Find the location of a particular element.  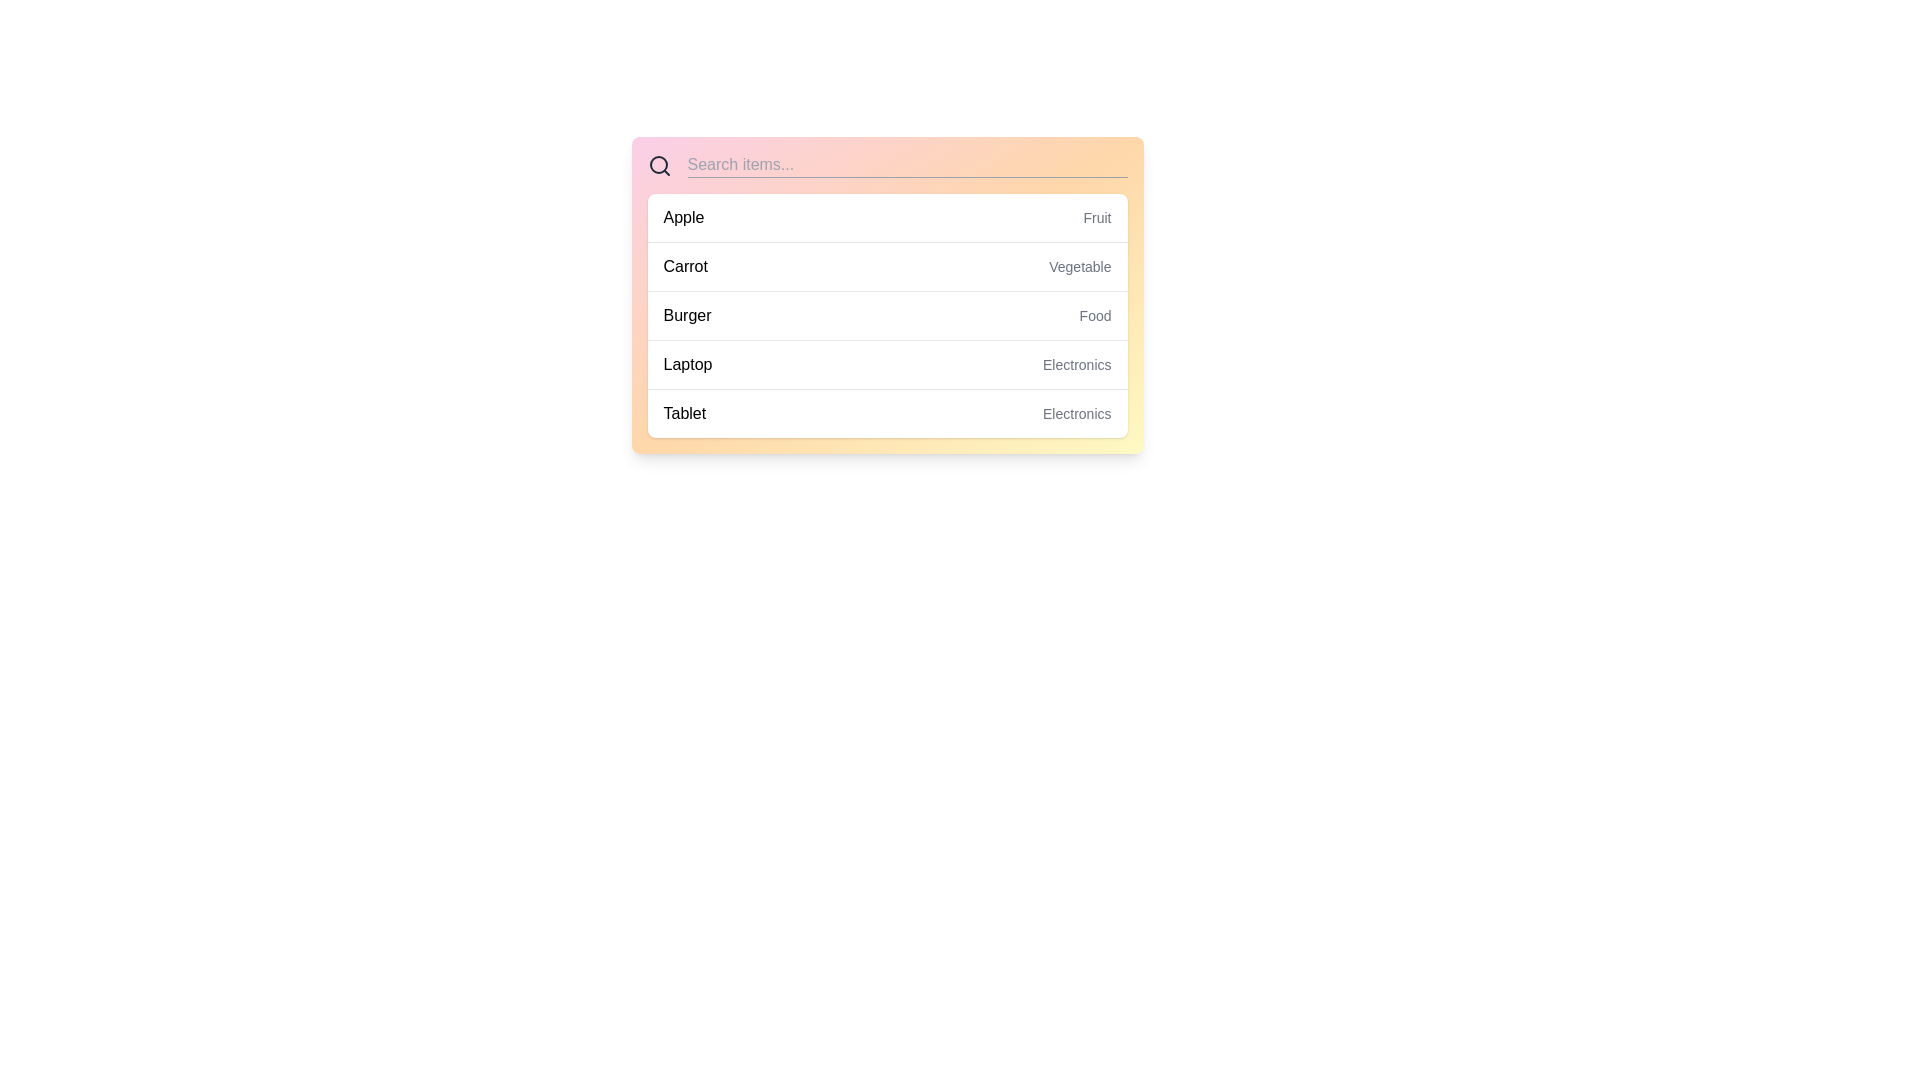

the fifth item in a categorized list that provides information about a product category, located at the bottom of the visible section is located at coordinates (886, 412).